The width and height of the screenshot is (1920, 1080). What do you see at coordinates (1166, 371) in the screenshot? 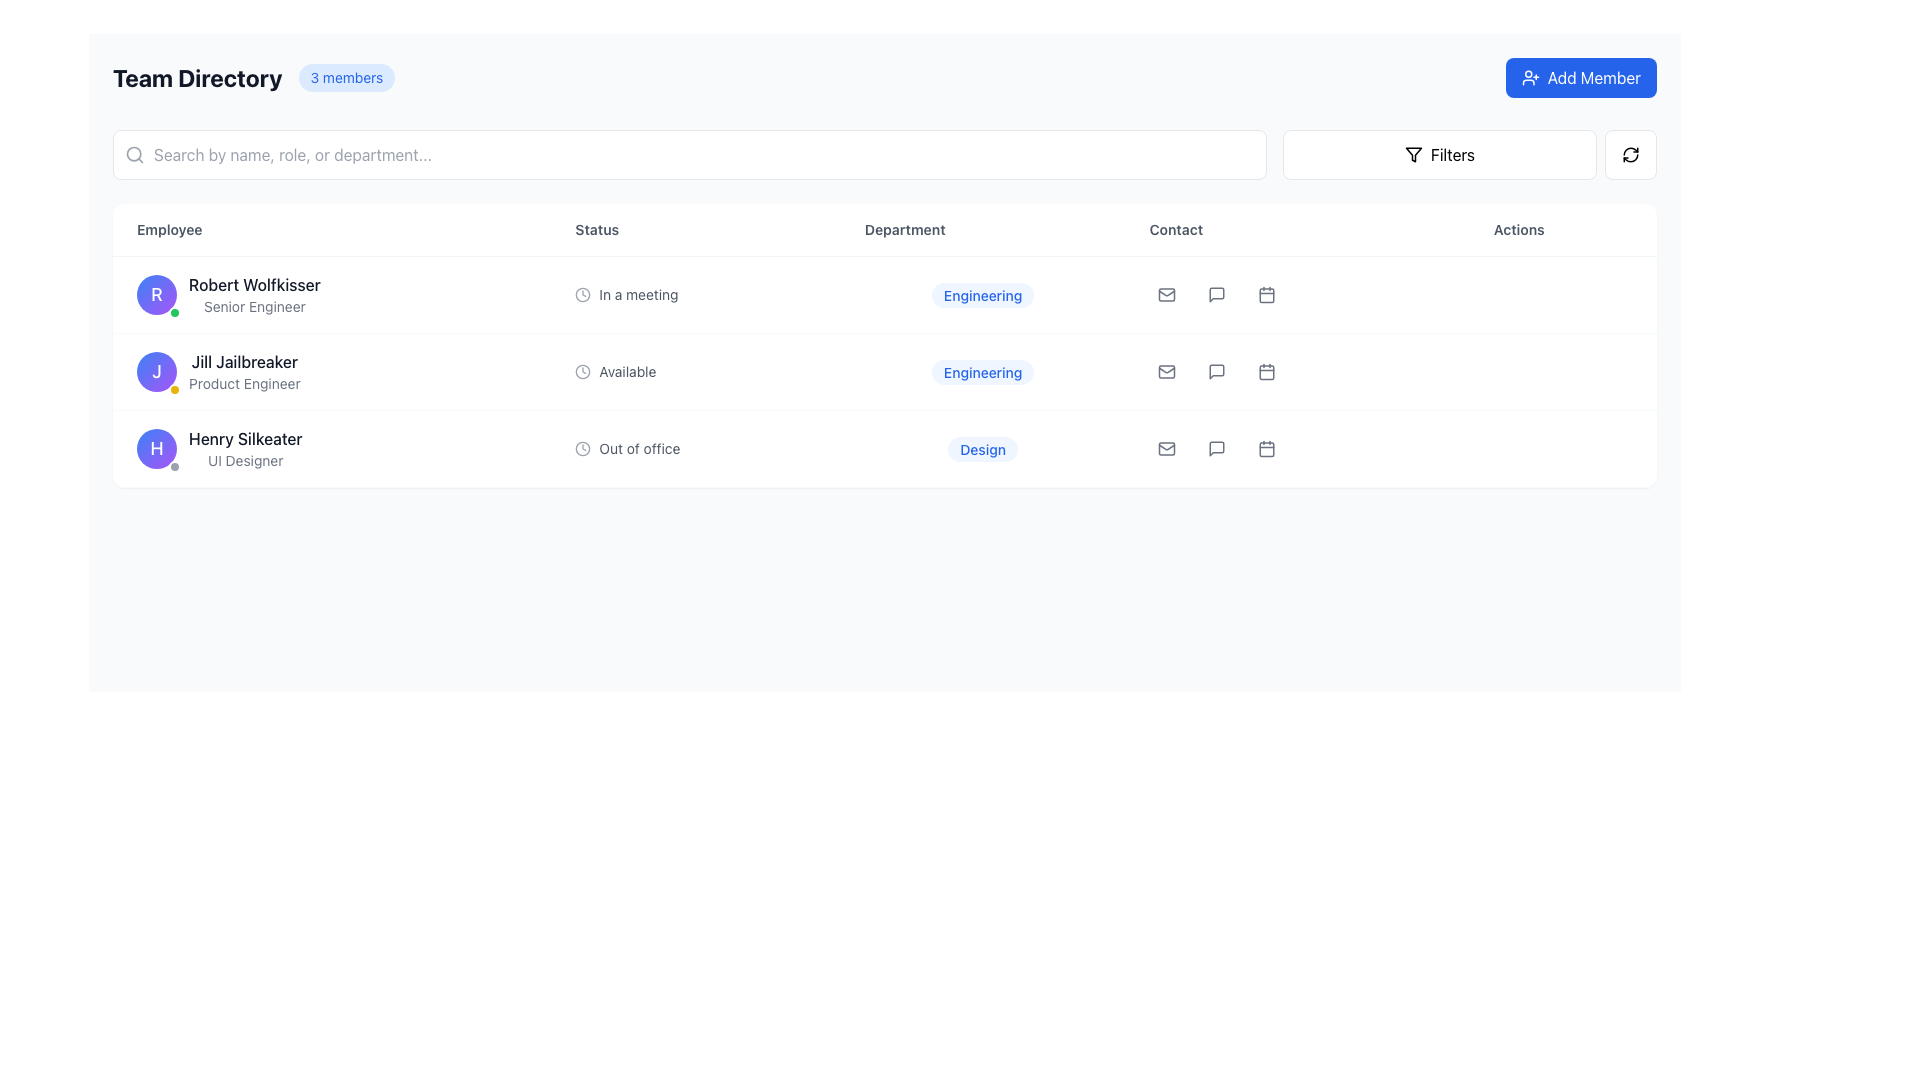
I see `the white envelope icon in the 'Contact' section to initiate email composition for 'Jill Jailbreaker' in the 'Team Directory' interface` at bounding box center [1166, 371].